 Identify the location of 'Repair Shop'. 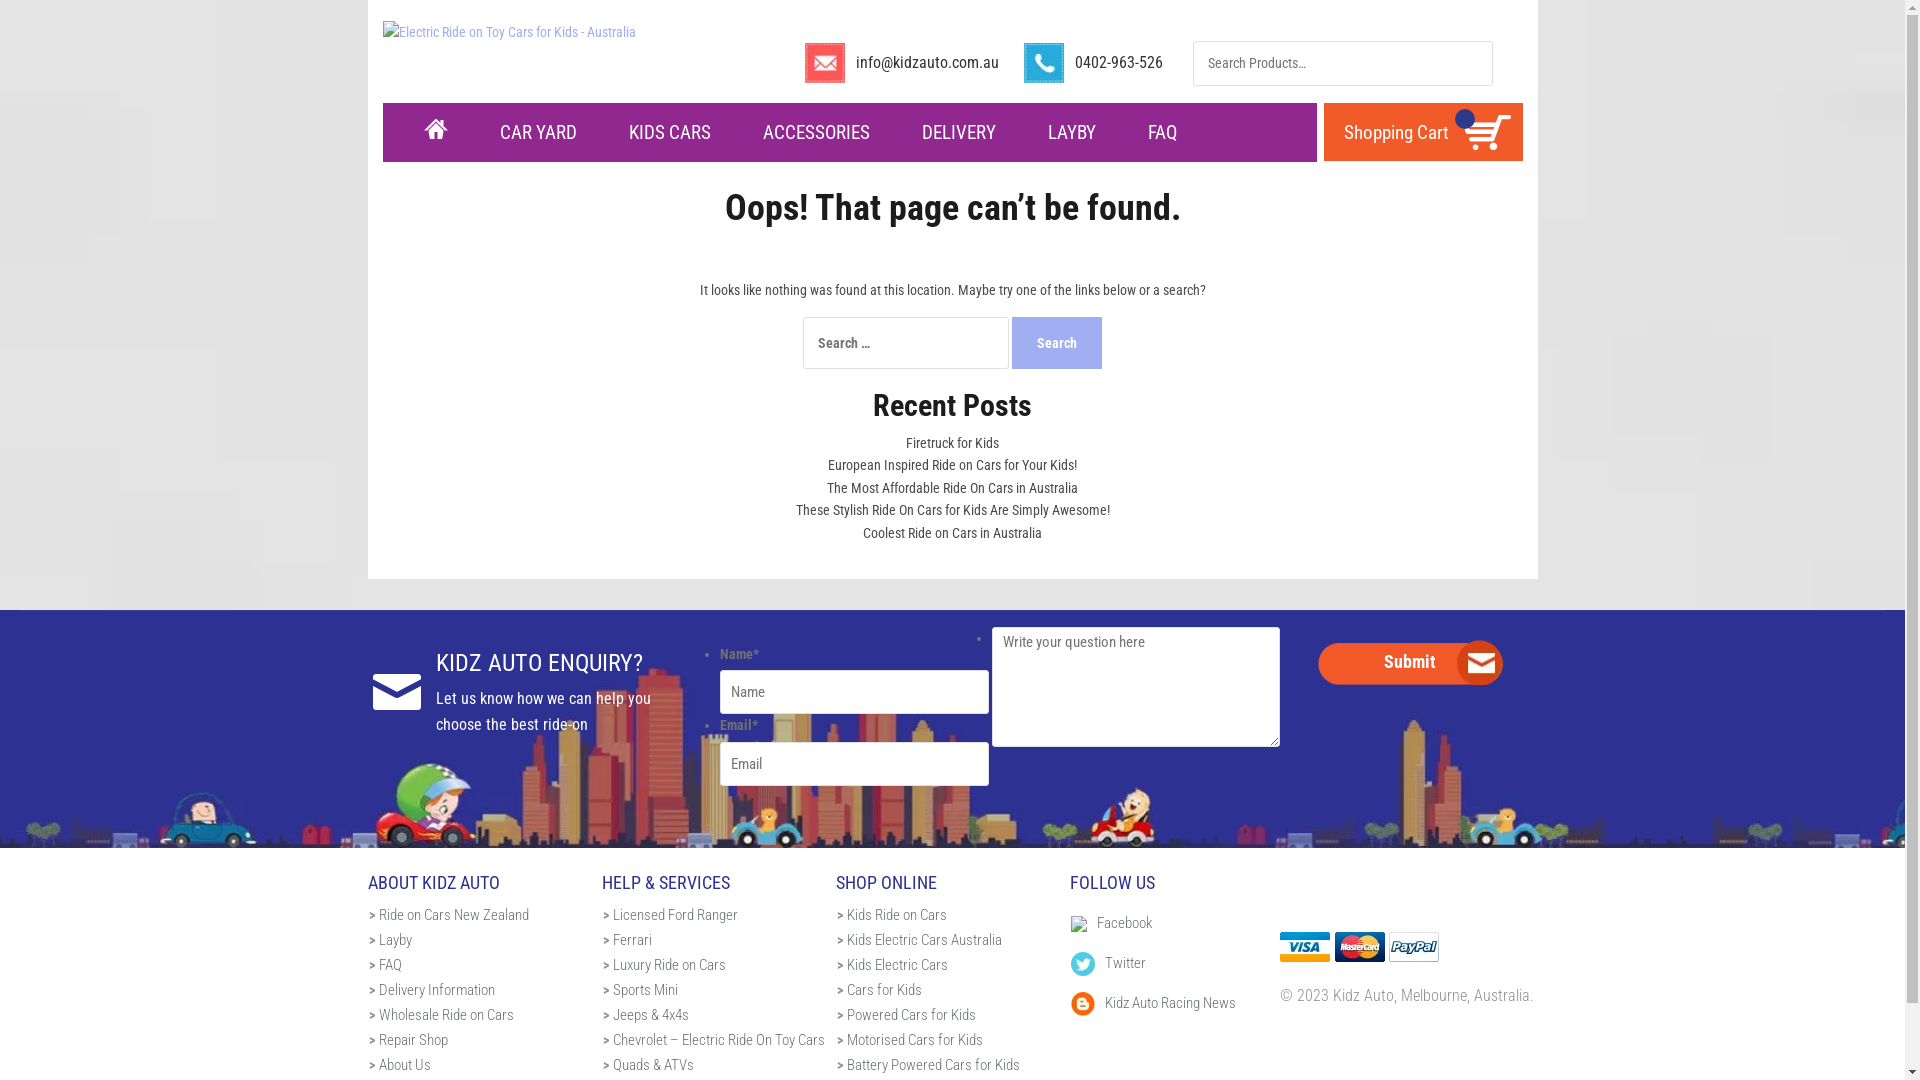
(378, 1039).